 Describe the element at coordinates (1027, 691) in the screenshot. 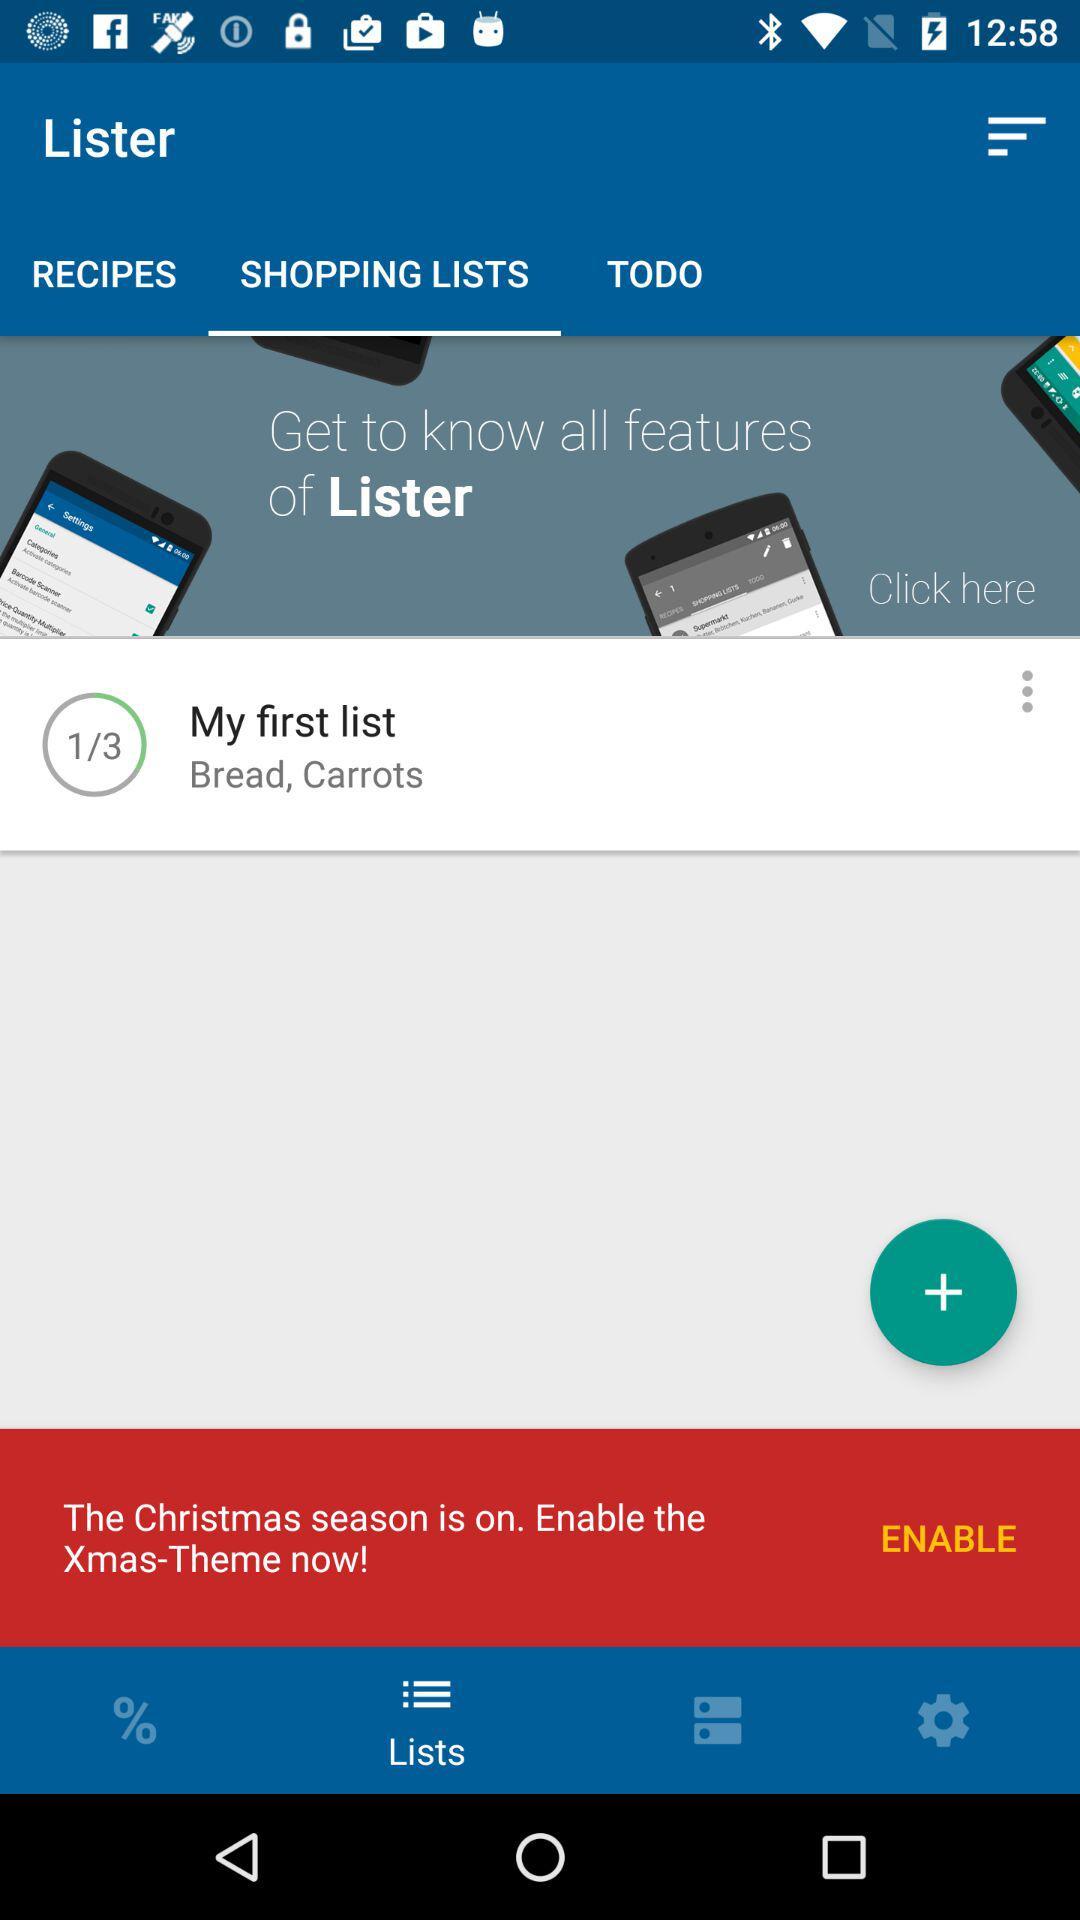

I see `drop down menu of options` at that location.